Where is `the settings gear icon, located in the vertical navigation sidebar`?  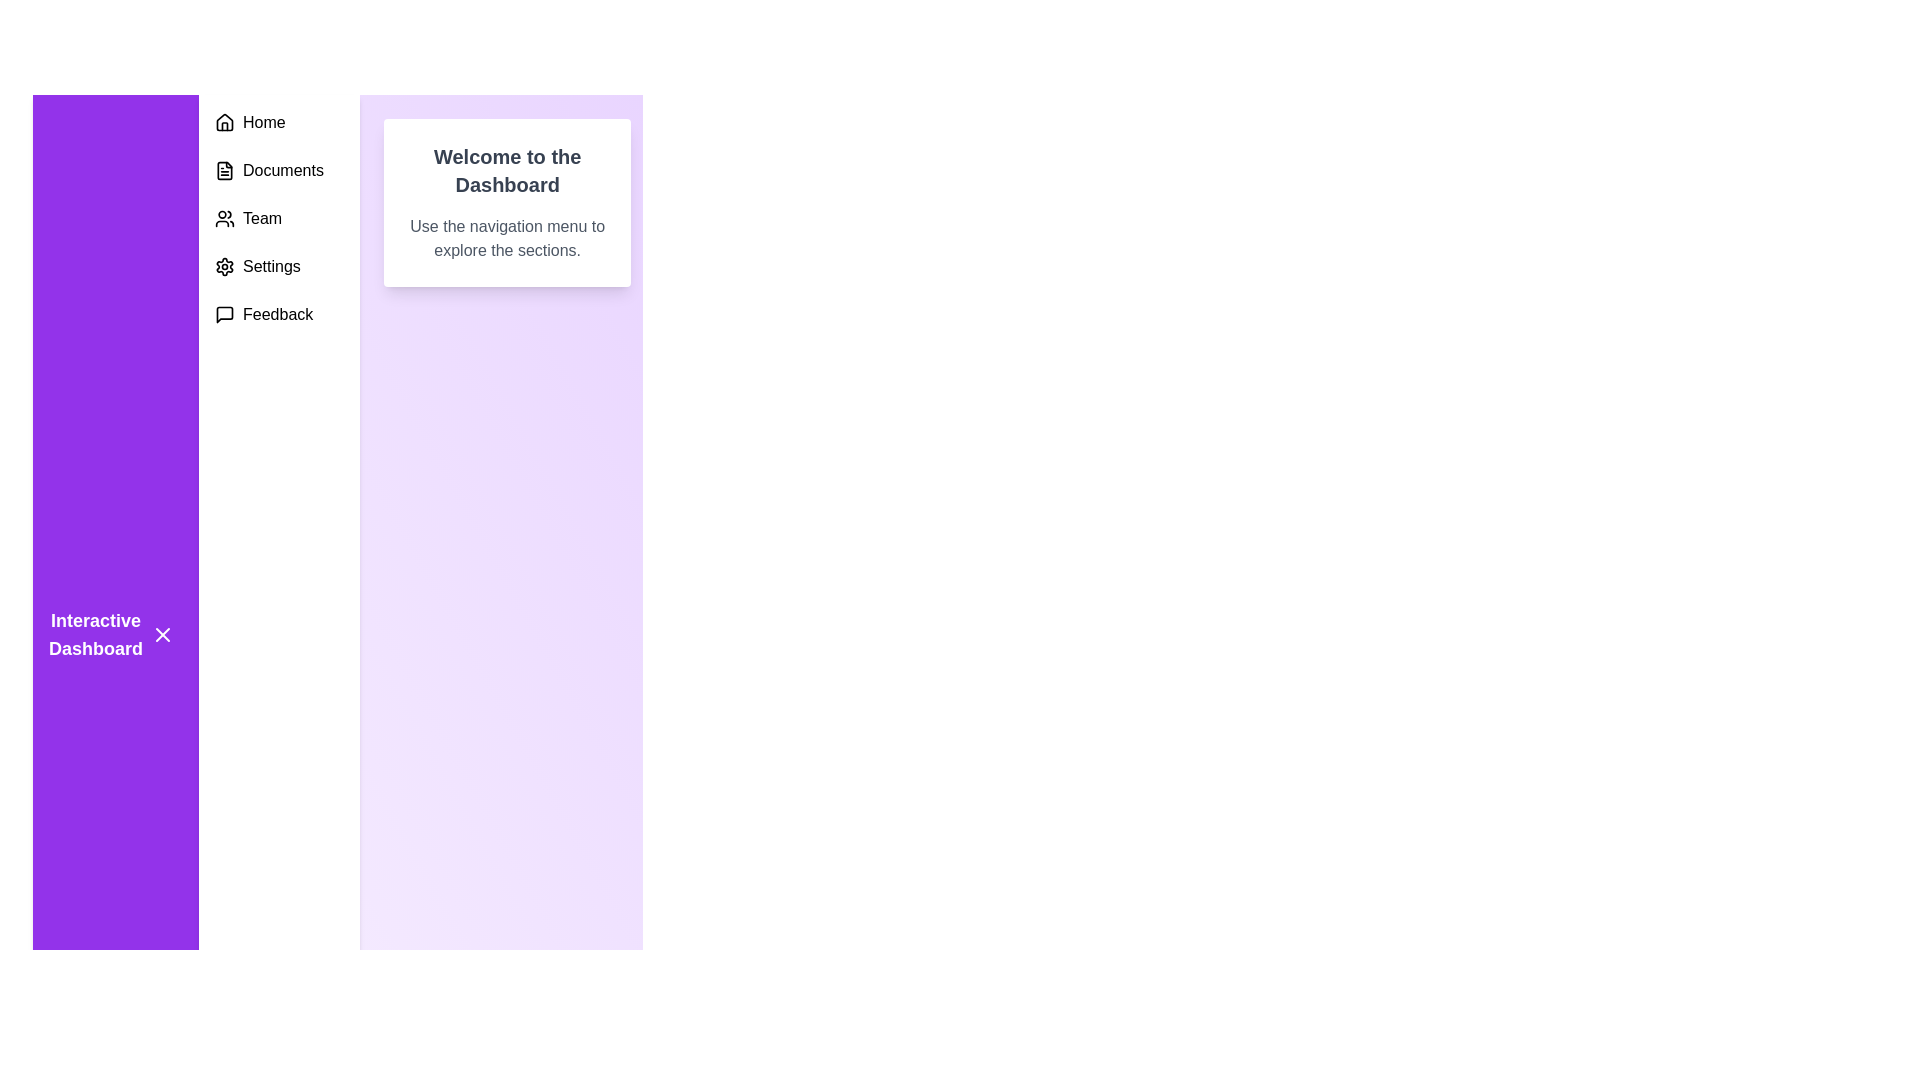
the settings gear icon, located in the vertical navigation sidebar is located at coordinates (225, 265).